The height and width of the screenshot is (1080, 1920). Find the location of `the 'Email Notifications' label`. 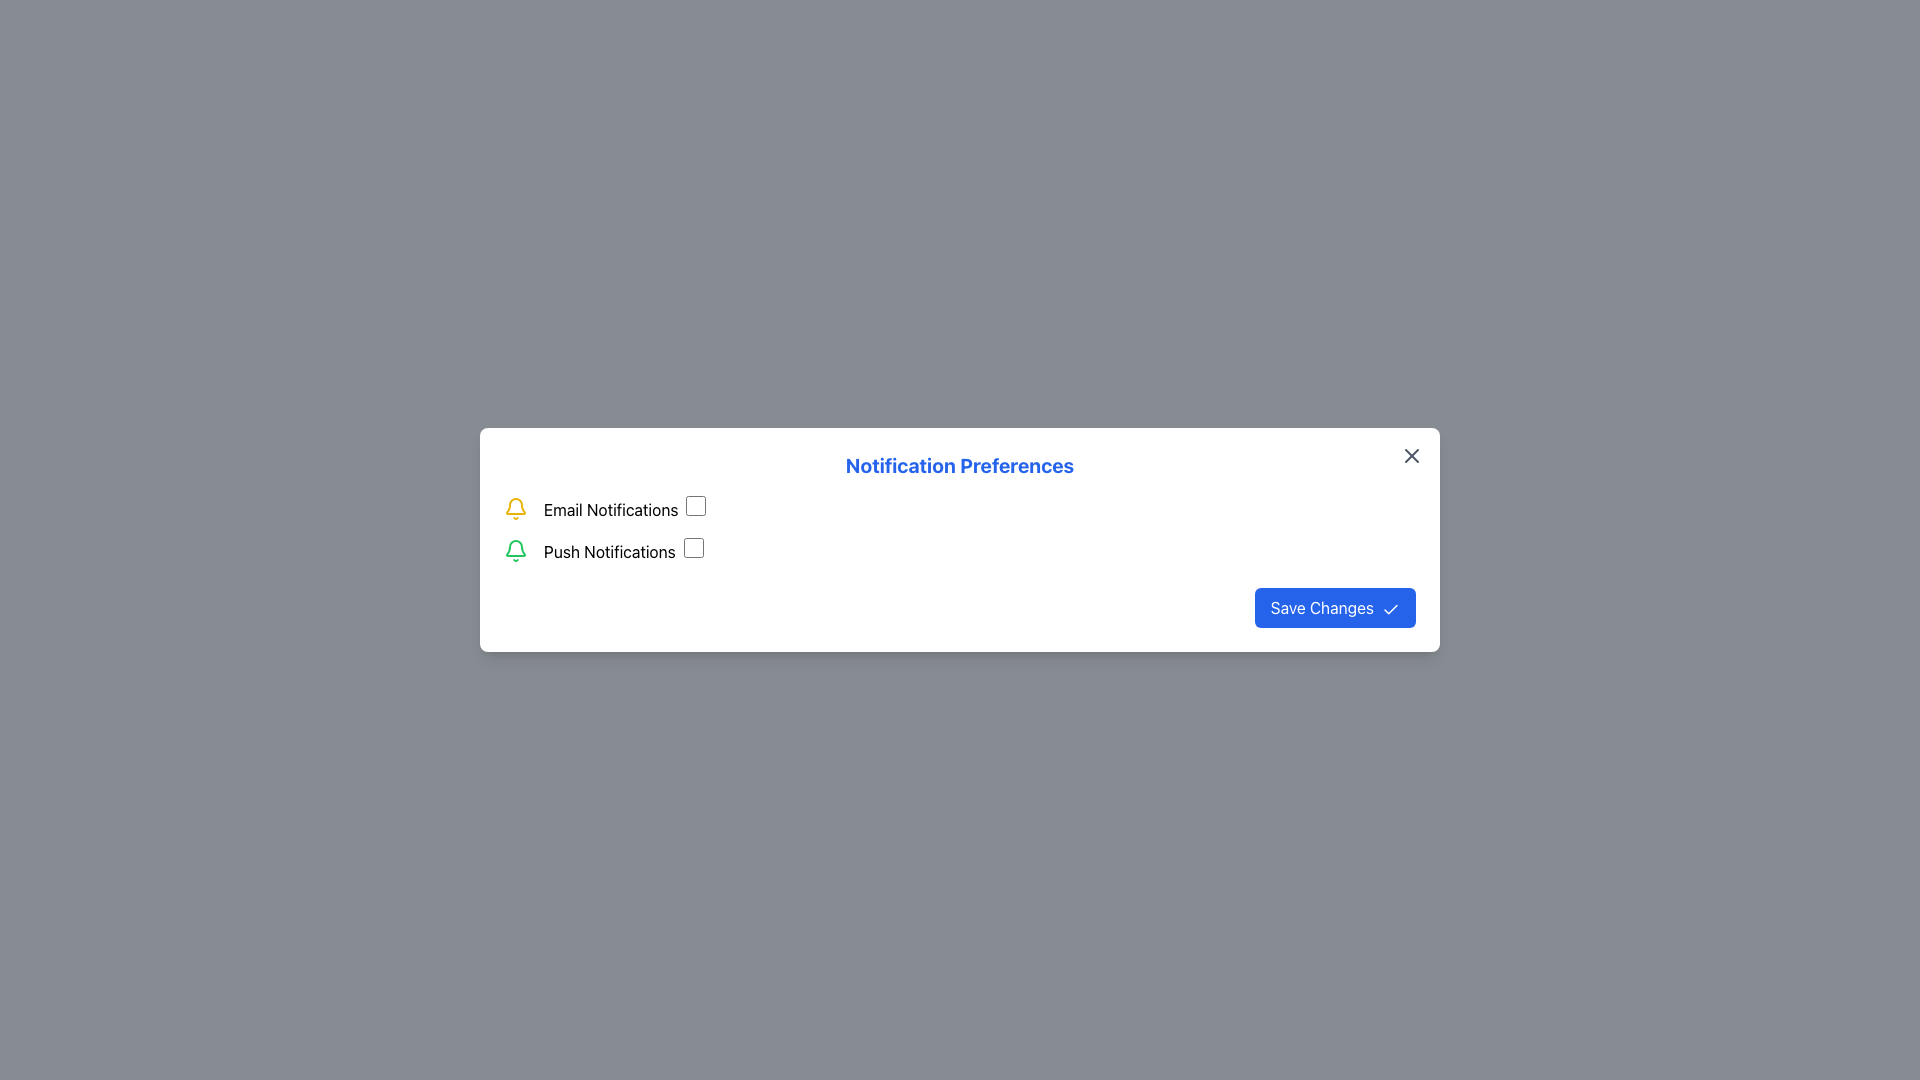

the 'Email Notifications' label is located at coordinates (624, 508).